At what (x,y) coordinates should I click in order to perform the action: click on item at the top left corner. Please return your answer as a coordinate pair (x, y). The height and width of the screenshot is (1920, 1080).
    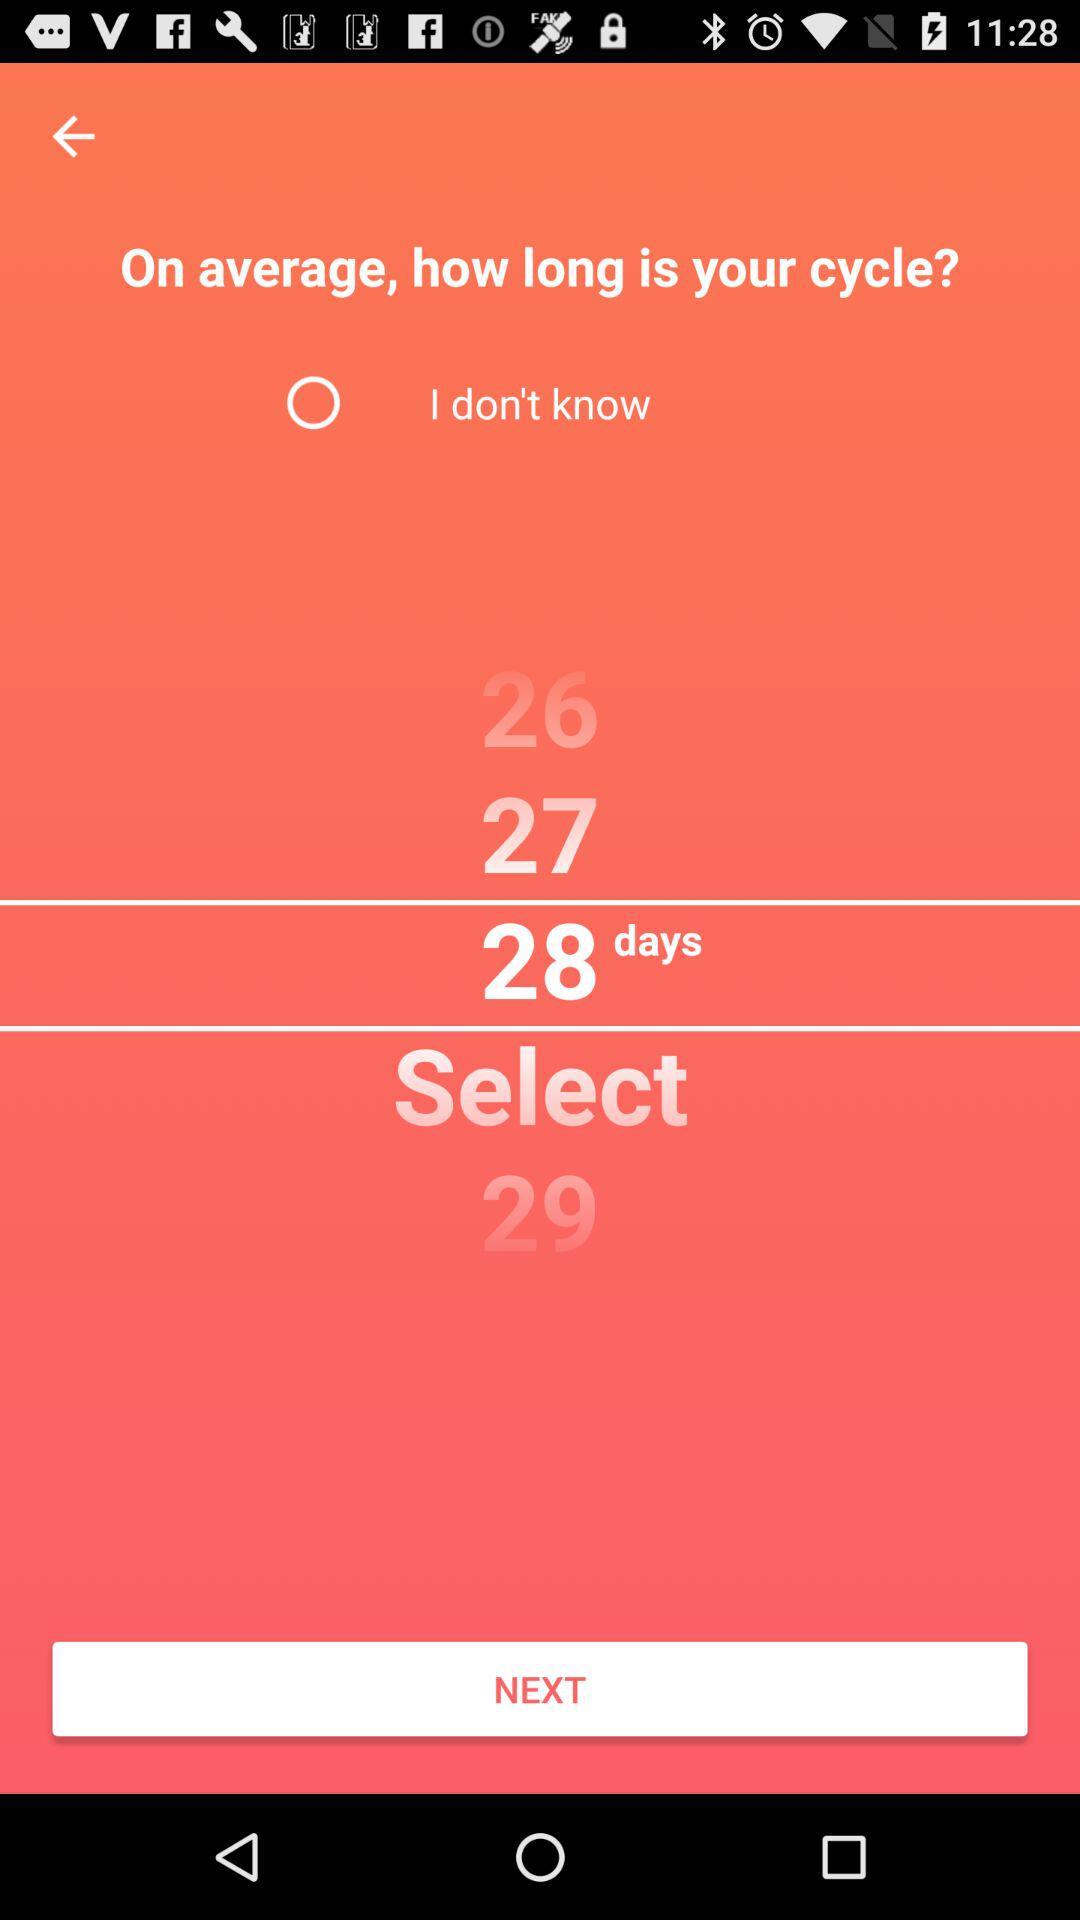
    Looking at the image, I should click on (72, 135).